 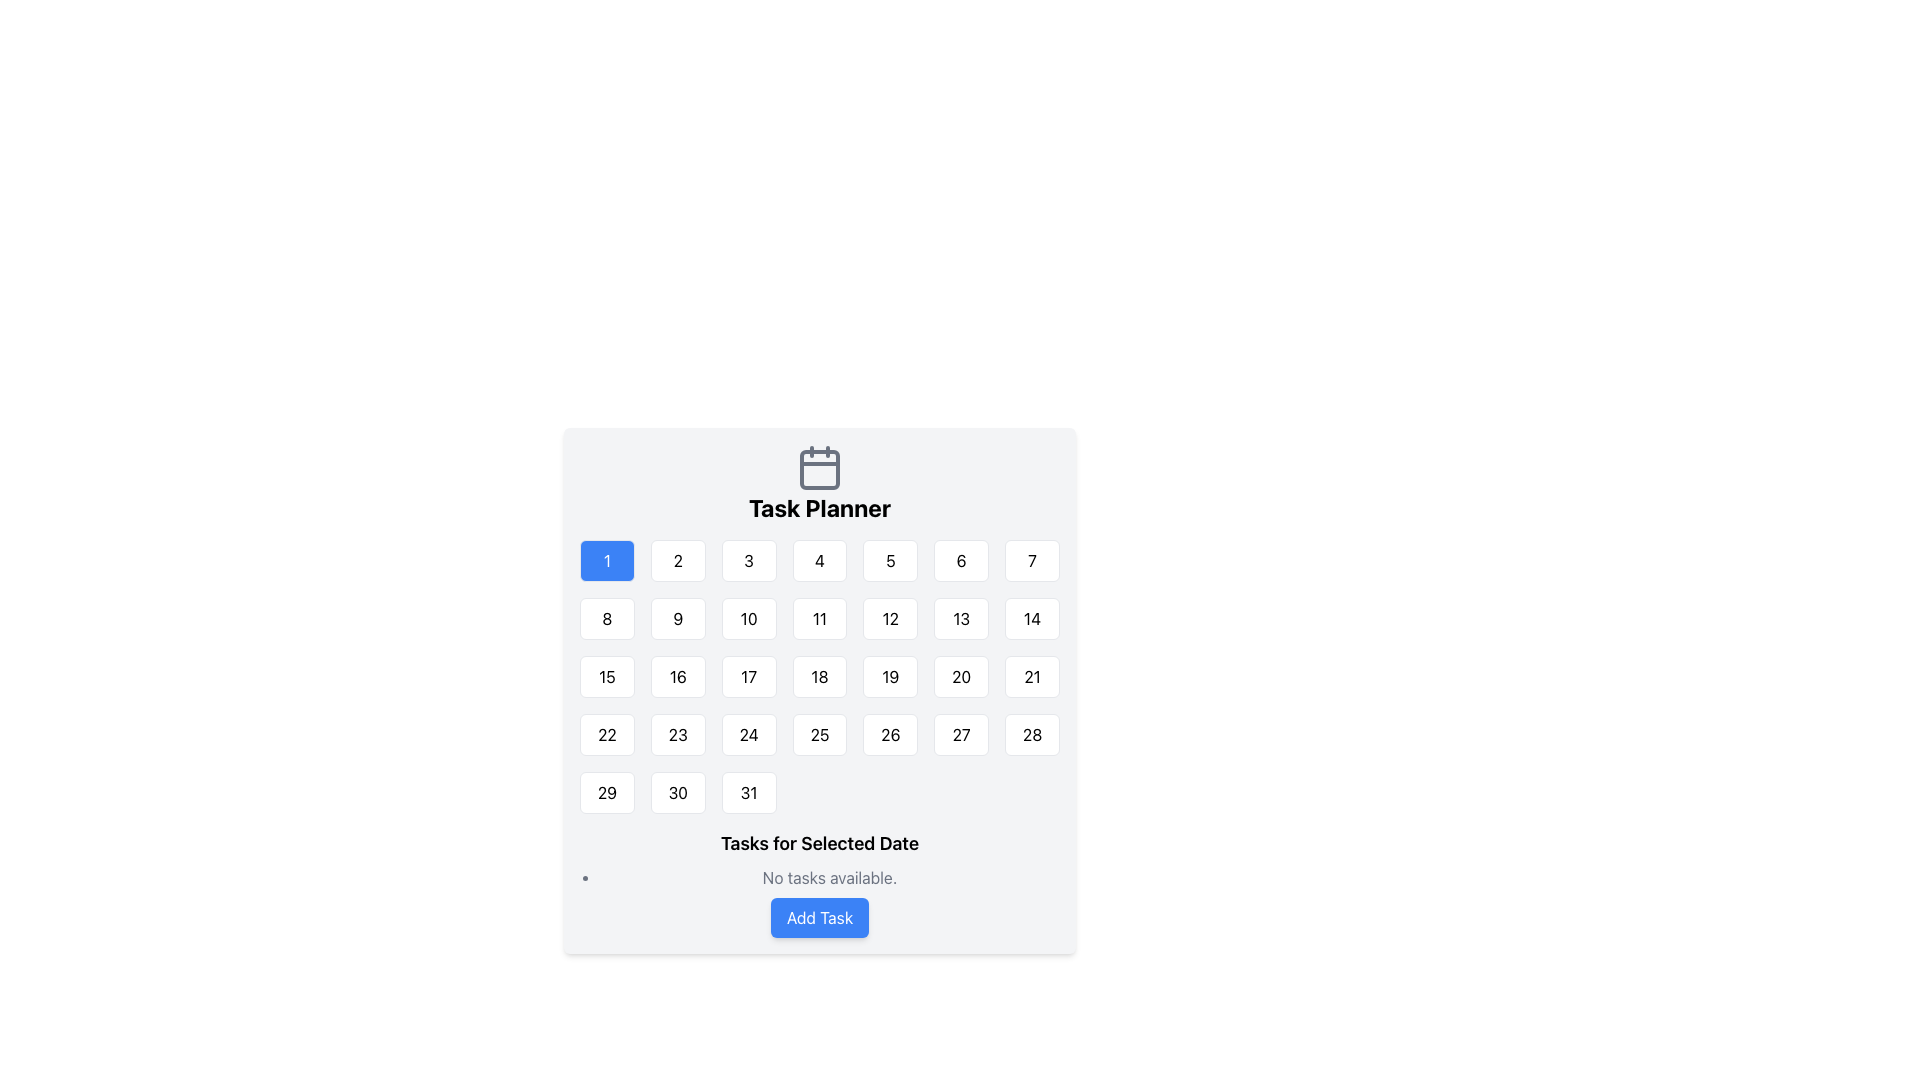 I want to click on the circular button with a white background and black text '6', so click(x=961, y=560).